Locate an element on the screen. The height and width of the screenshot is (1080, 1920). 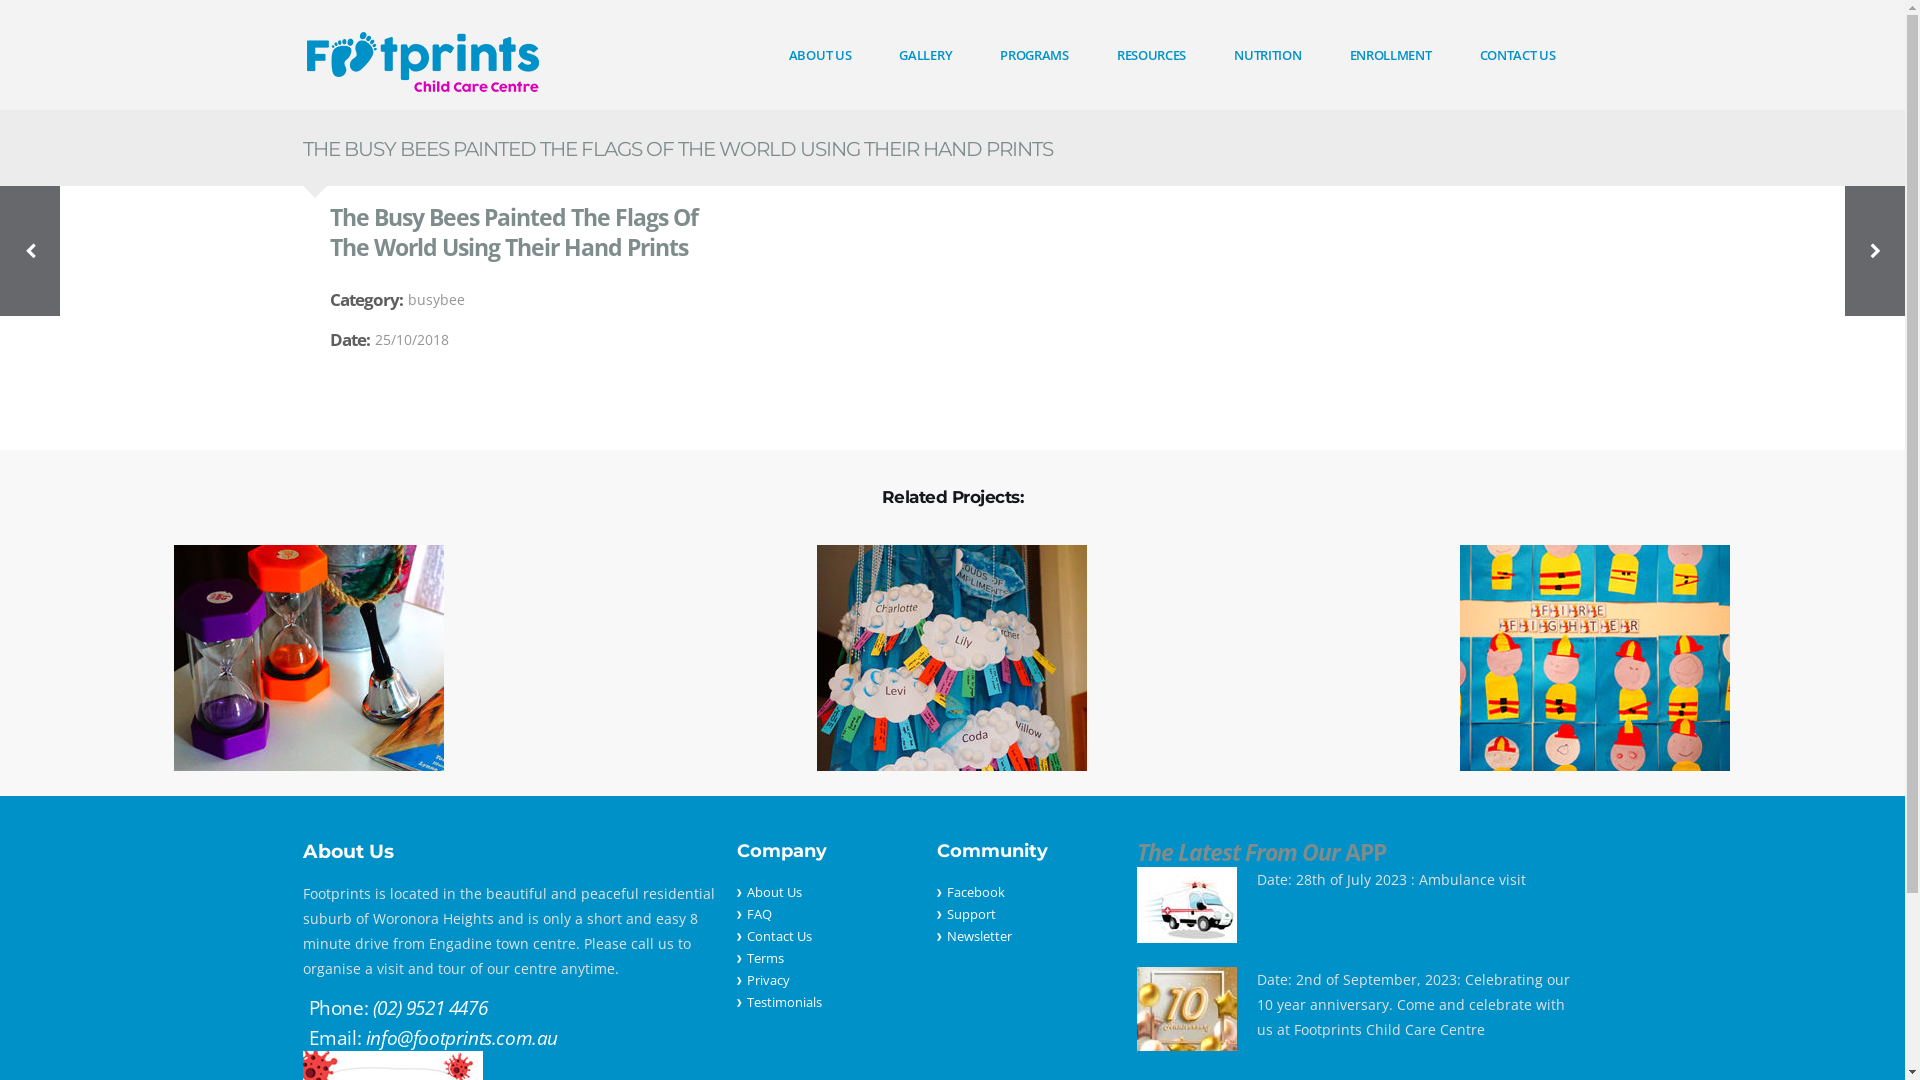
'NUTRITION' is located at coordinates (1266, 53).